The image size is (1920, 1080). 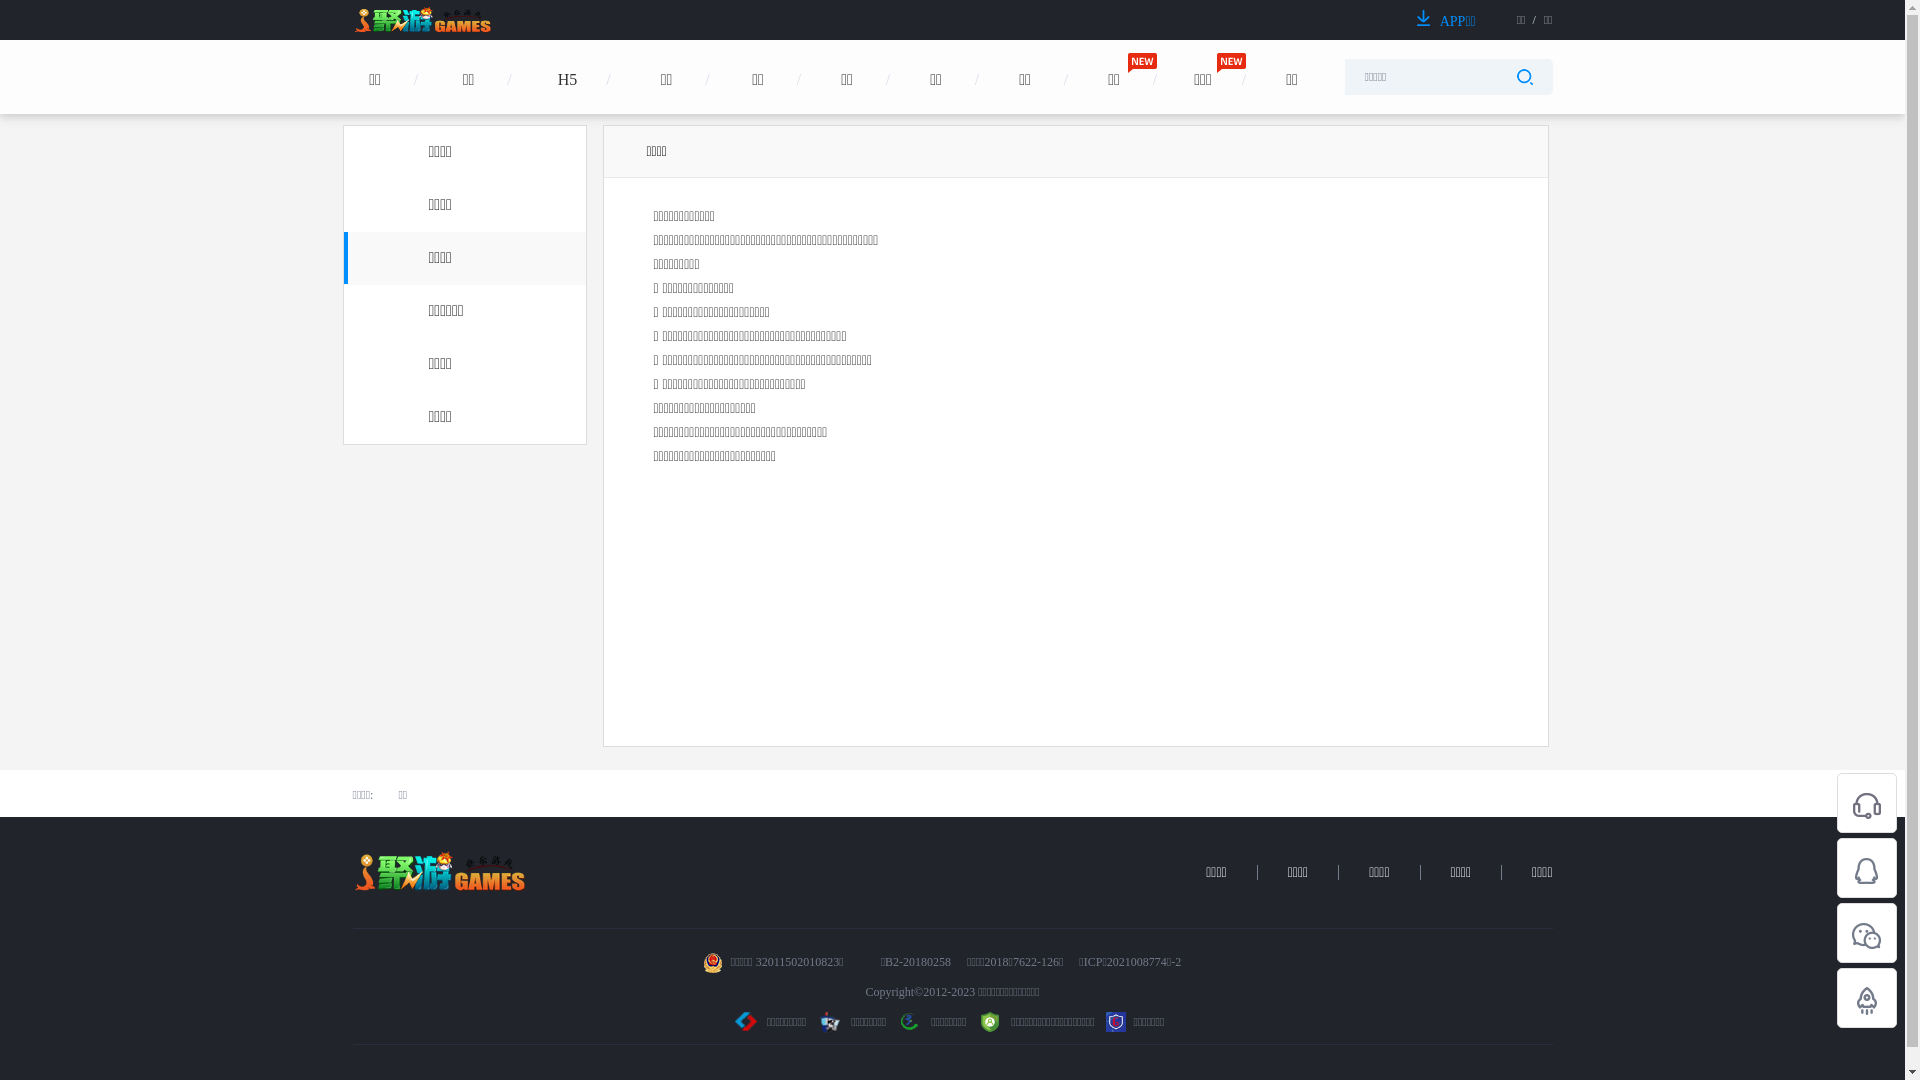 What do you see at coordinates (565, 115) in the screenshot?
I see `'H5'` at bounding box center [565, 115].